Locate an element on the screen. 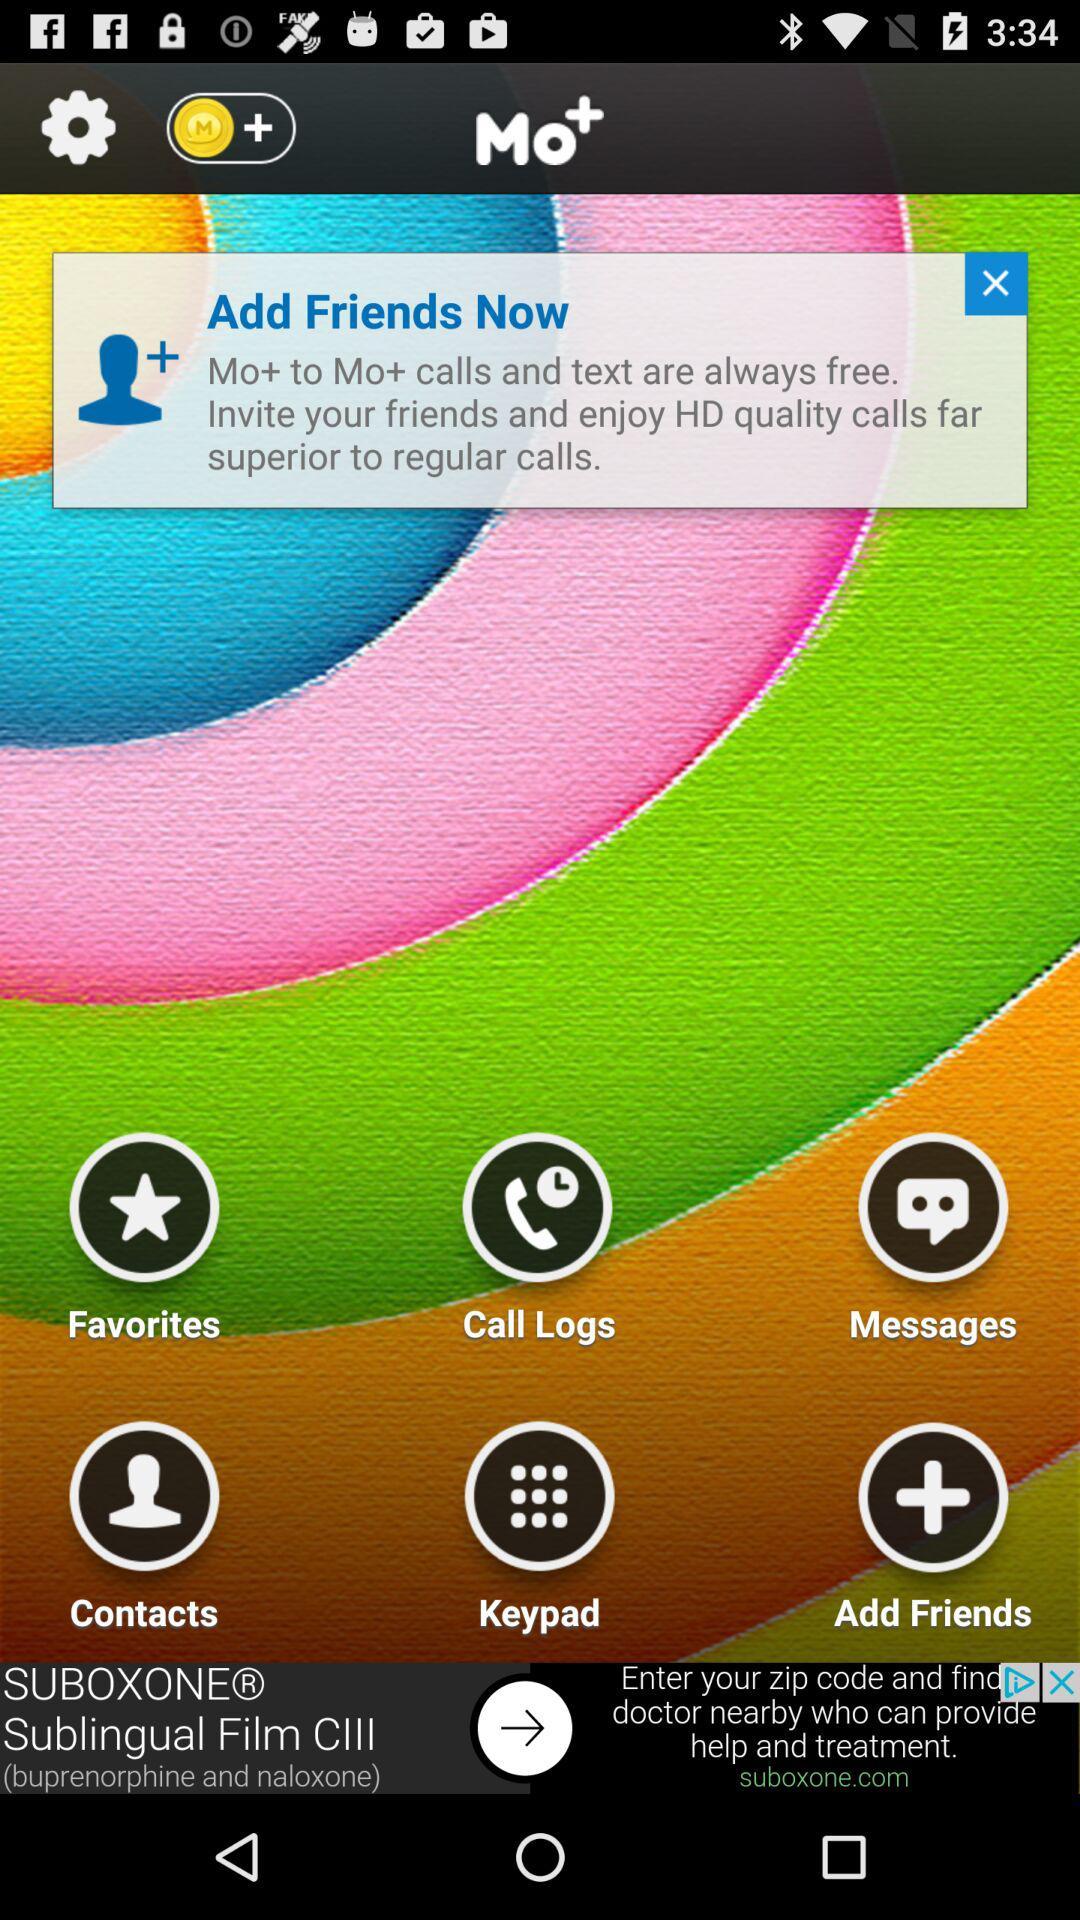 The width and height of the screenshot is (1080, 1920). open contacts is located at coordinates (143, 1518).